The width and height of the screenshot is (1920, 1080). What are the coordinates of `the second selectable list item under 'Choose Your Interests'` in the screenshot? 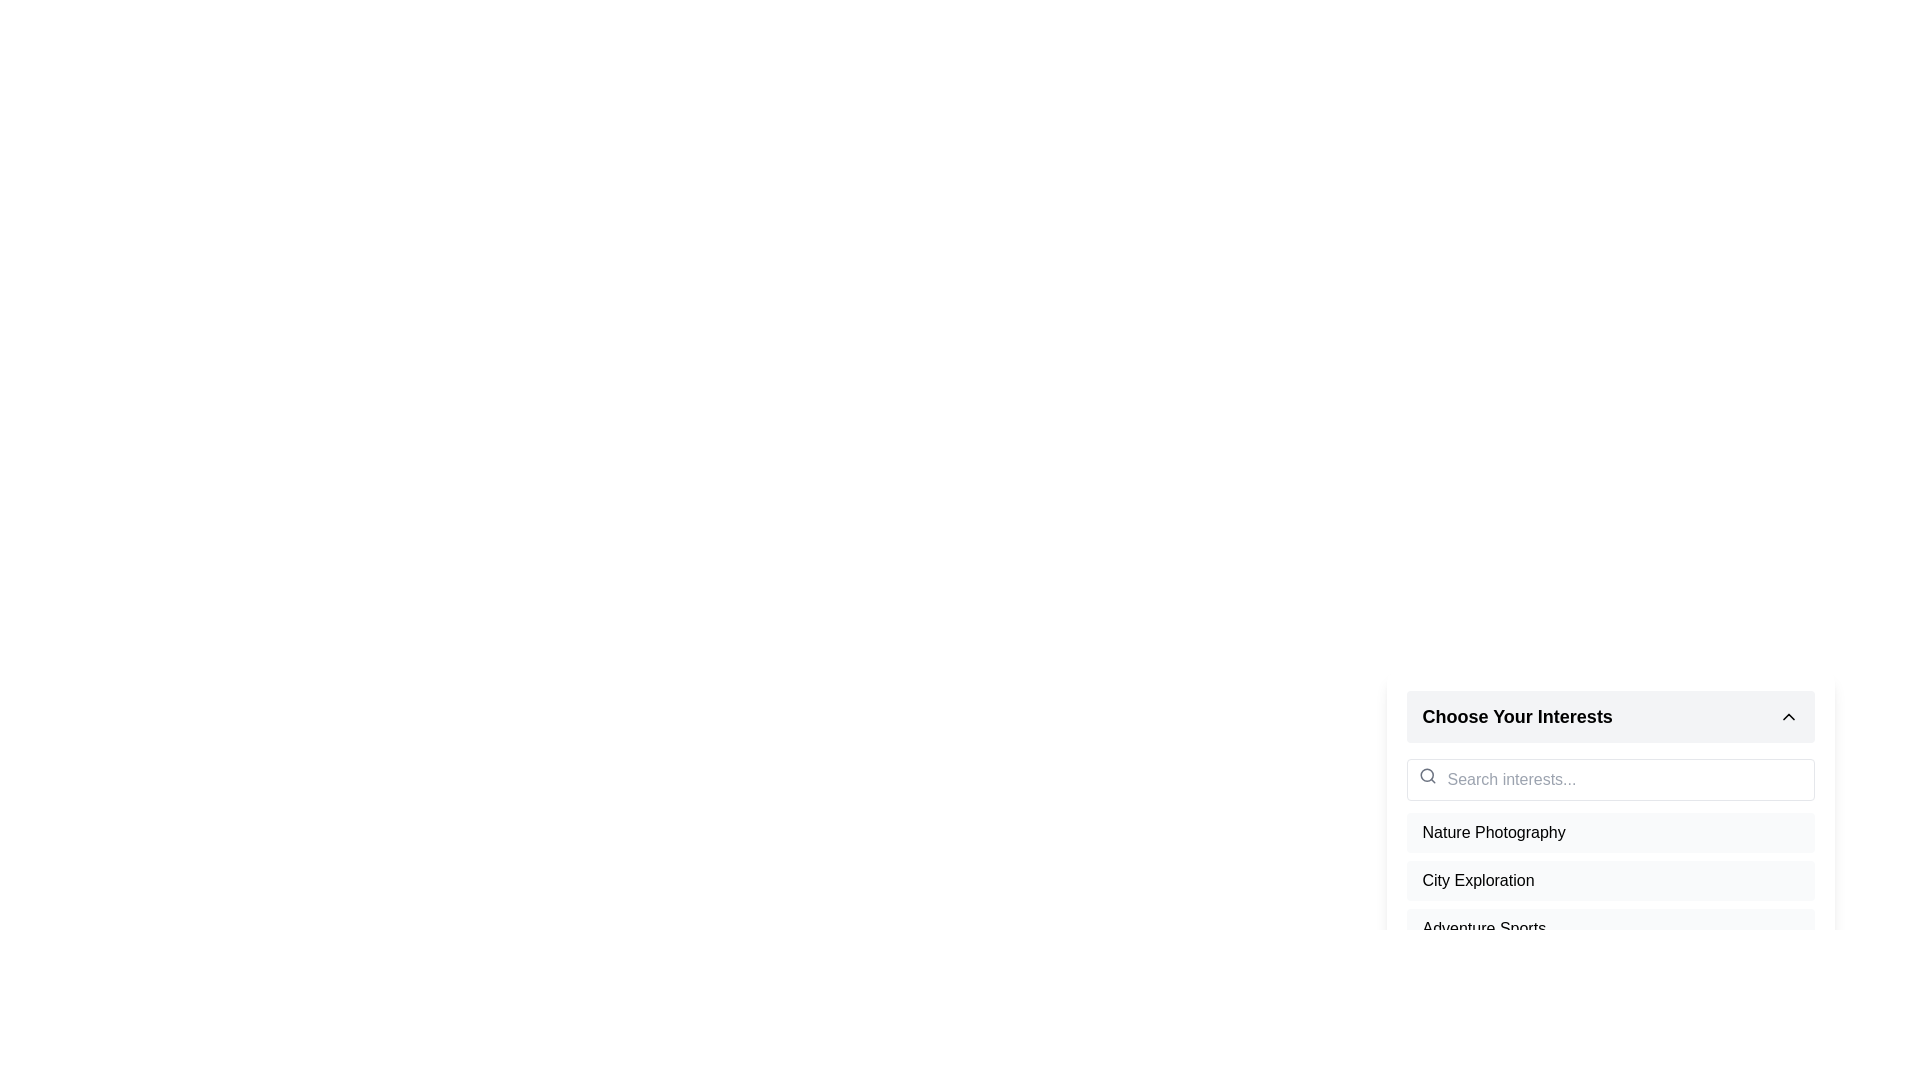 It's located at (1610, 879).